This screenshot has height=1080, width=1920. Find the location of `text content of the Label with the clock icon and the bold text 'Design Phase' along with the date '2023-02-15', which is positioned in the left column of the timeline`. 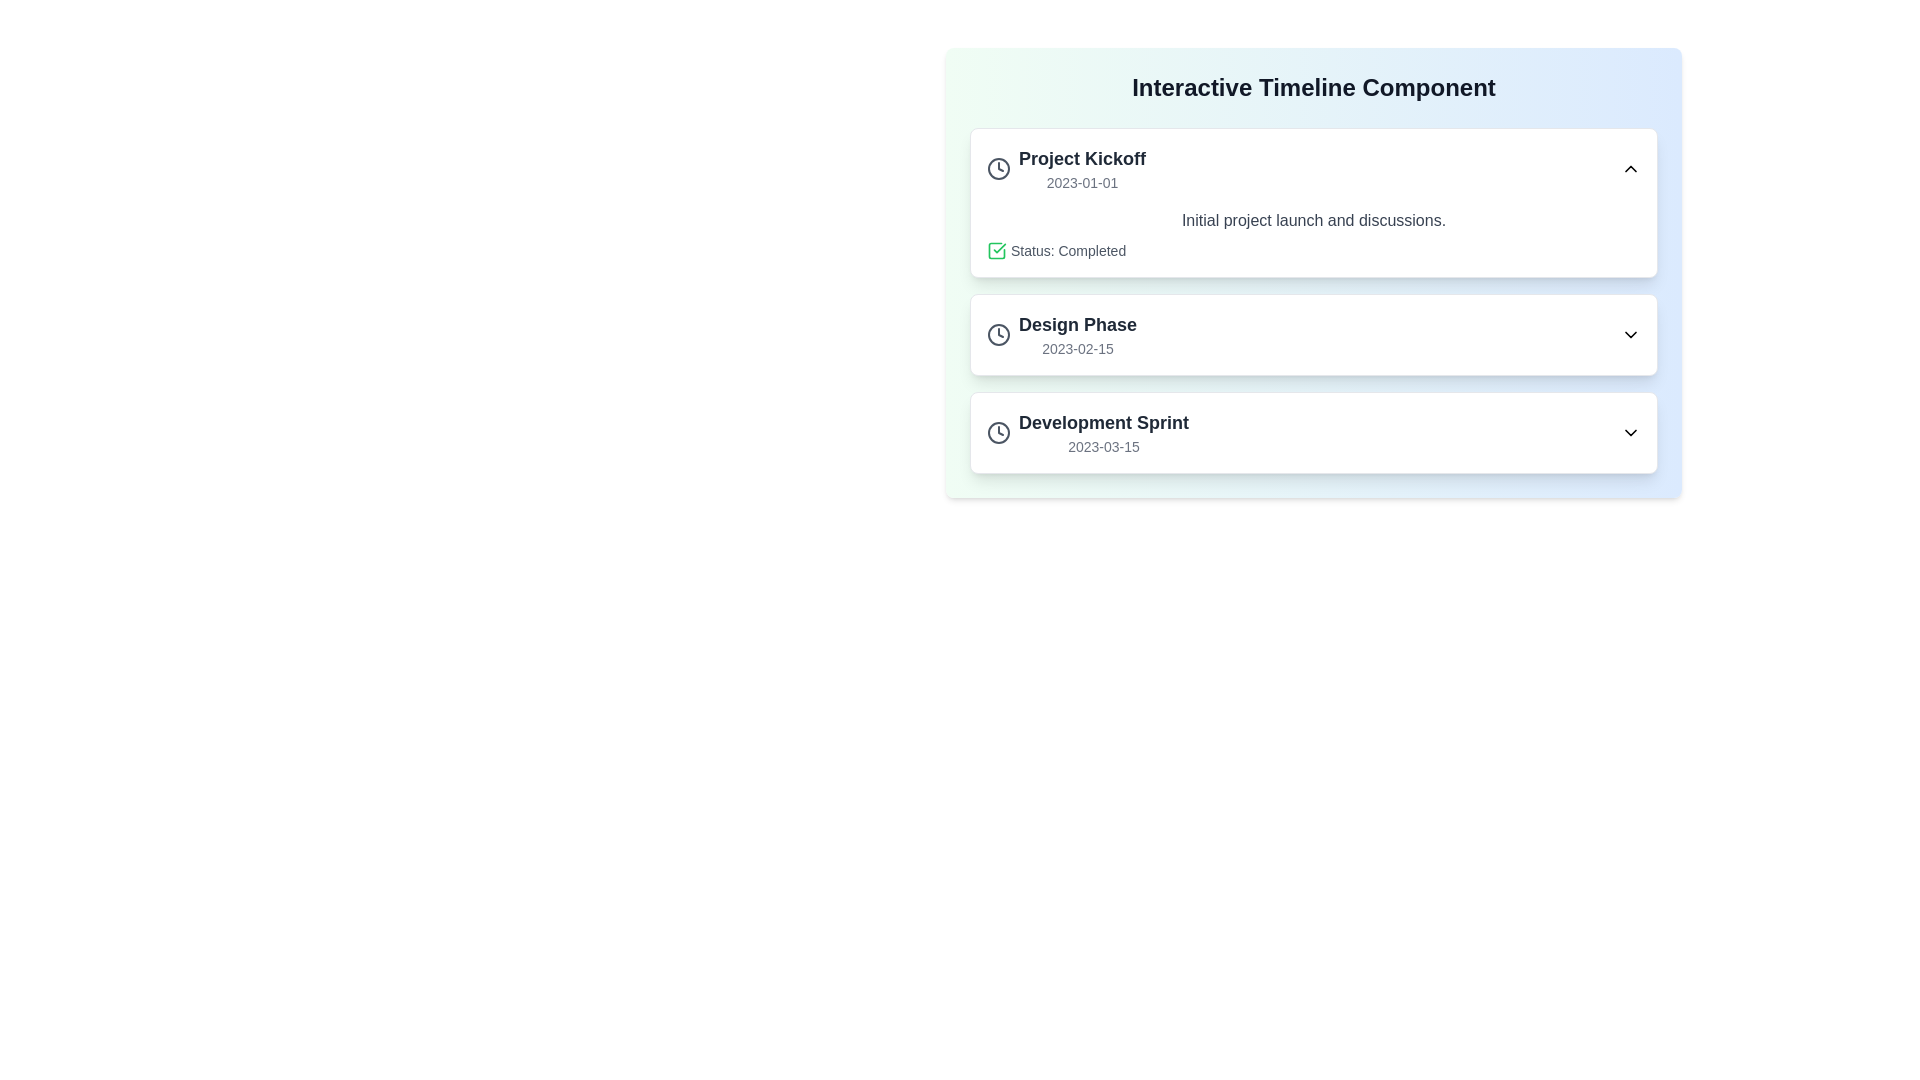

text content of the Label with the clock icon and the bold text 'Design Phase' along with the date '2023-02-15', which is positioned in the left column of the timeline is located at coordinates (1060, 334).